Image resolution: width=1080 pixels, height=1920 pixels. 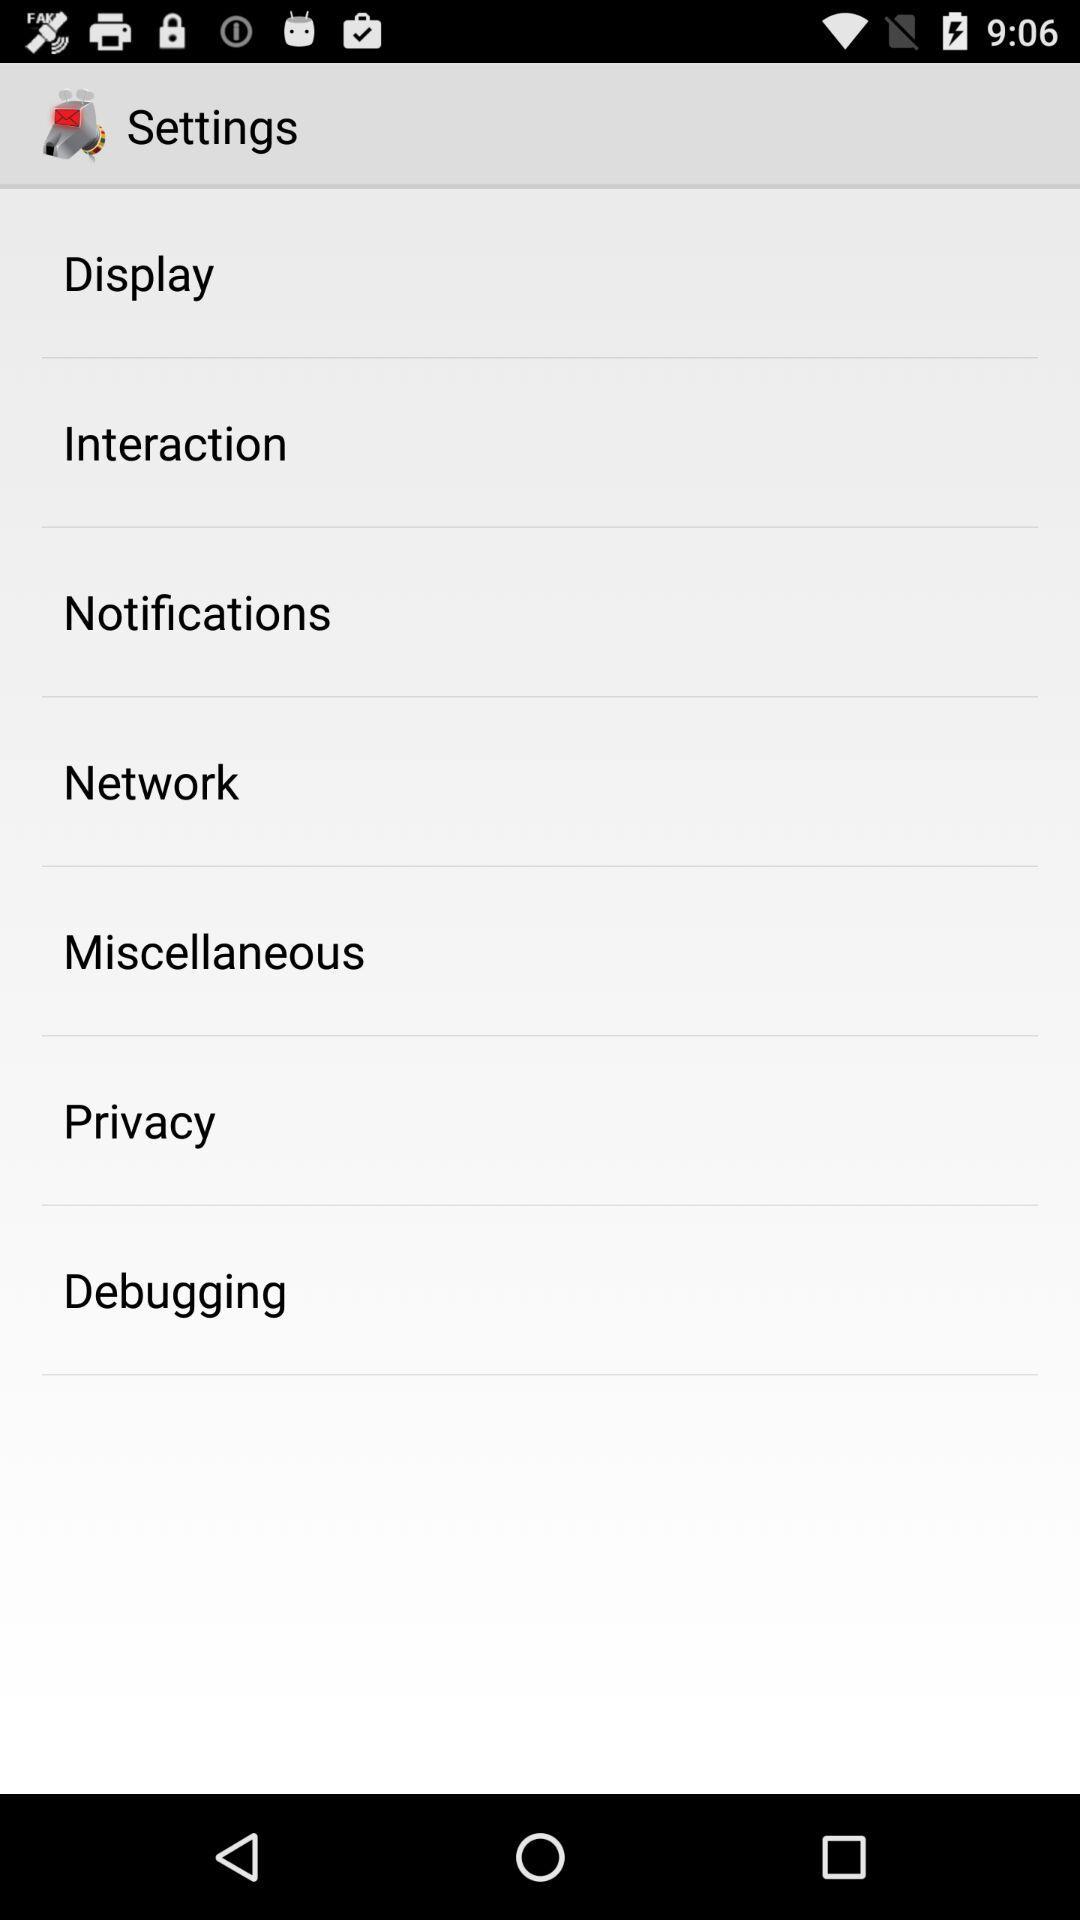 What do you see at coordinates (138, 1120) in the screenshot?
I see `icon above debugging app` at bounding box center [138, 1120].